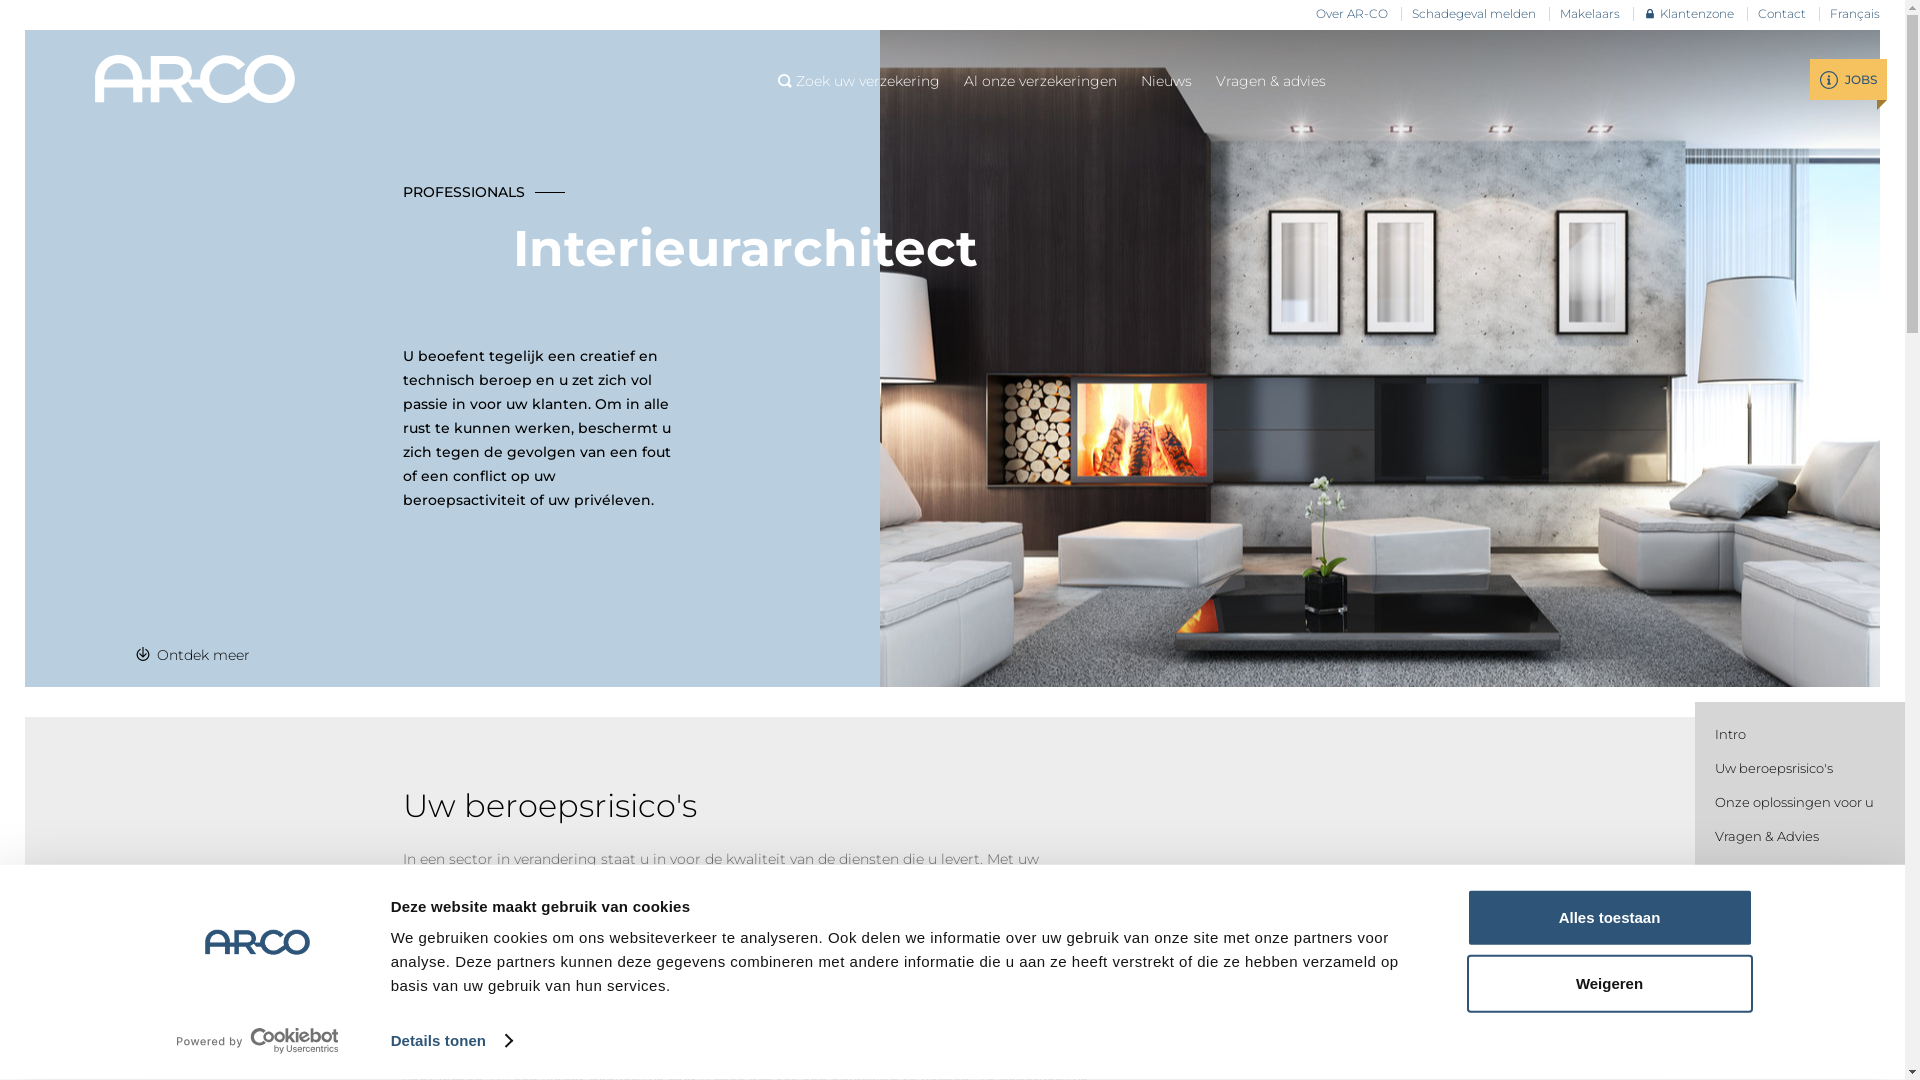 Image resolution: width=1920 pixels, height=1080 pixels. What do you see at coordinates (1473, 14) in the screenshot?
I see `'Schadegeval melden'` at bounding box center [1473, 14].